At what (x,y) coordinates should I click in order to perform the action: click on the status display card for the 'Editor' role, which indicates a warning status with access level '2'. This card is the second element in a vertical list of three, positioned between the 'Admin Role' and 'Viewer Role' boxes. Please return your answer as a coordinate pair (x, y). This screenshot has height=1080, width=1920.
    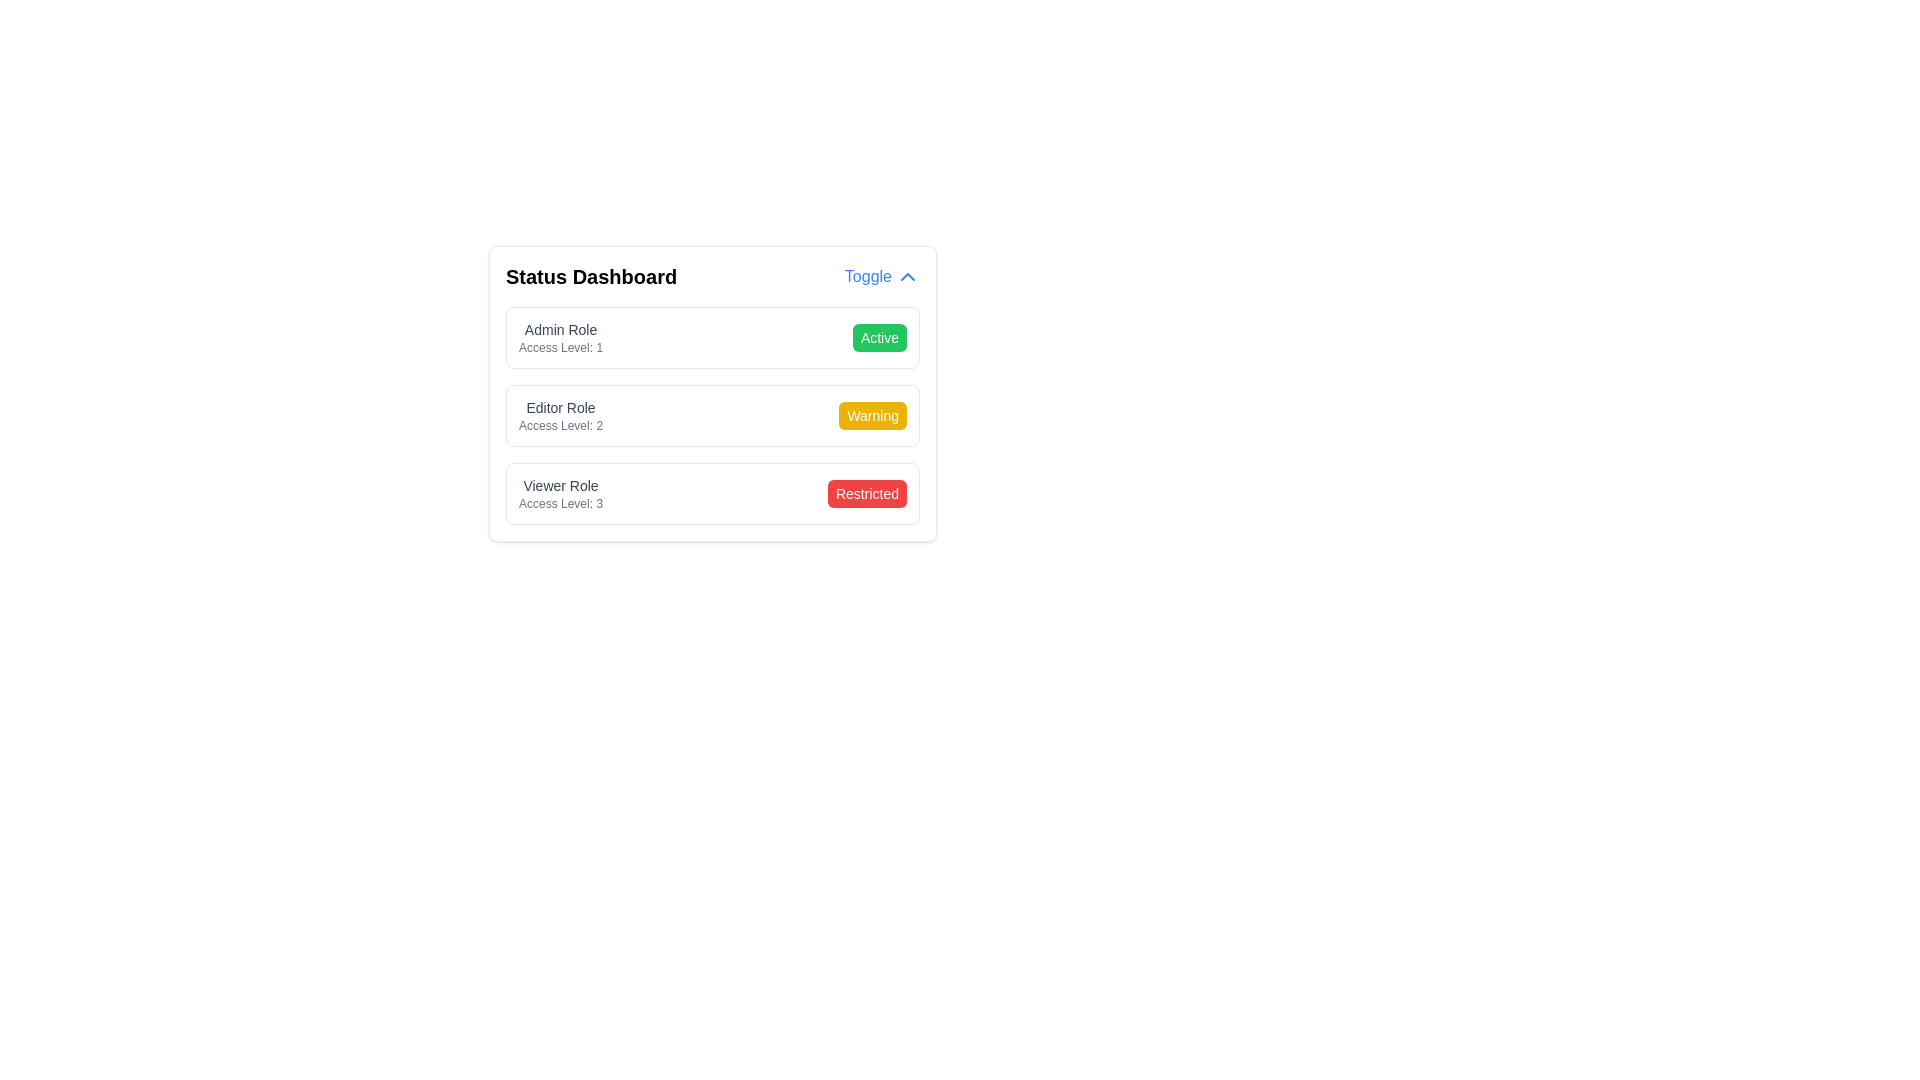
    Looking at the image, I should click on (713, 415).